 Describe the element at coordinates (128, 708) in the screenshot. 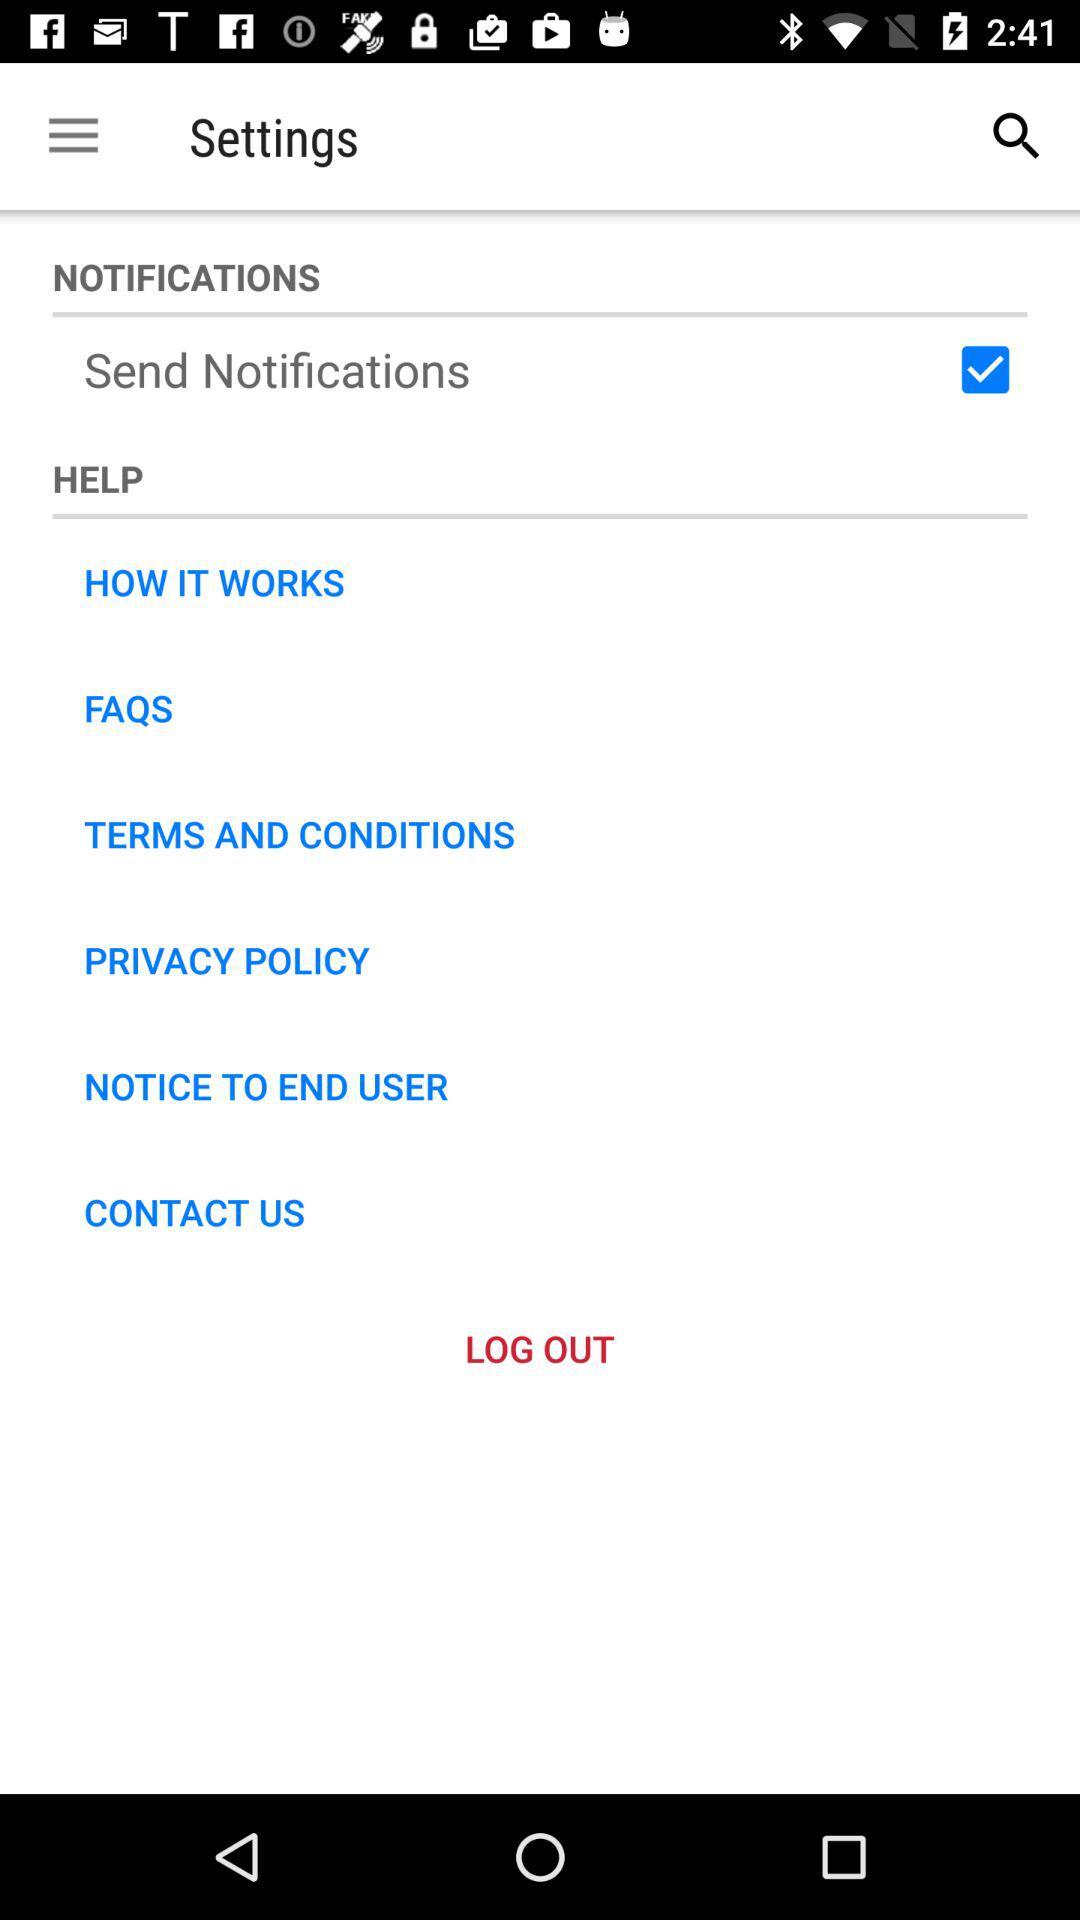

I see `faqs icon` at that location.